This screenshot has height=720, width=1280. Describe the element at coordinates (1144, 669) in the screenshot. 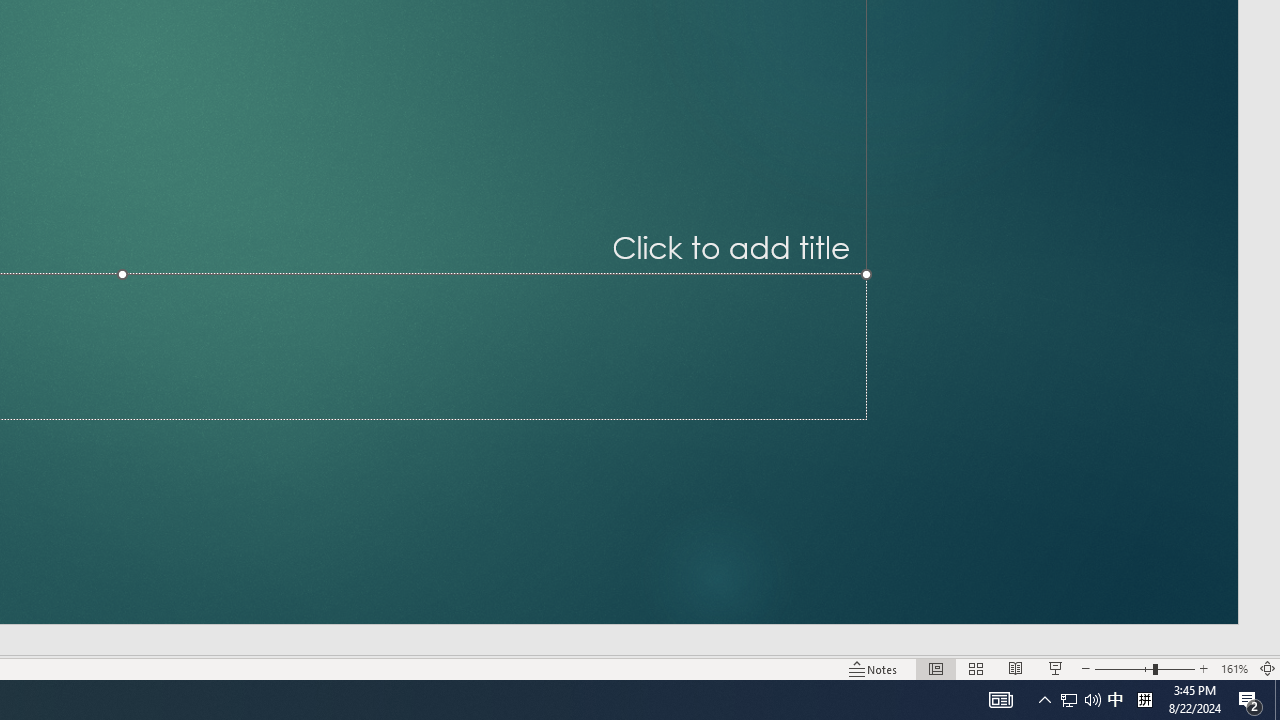

I see `'Zoom'` at that location.